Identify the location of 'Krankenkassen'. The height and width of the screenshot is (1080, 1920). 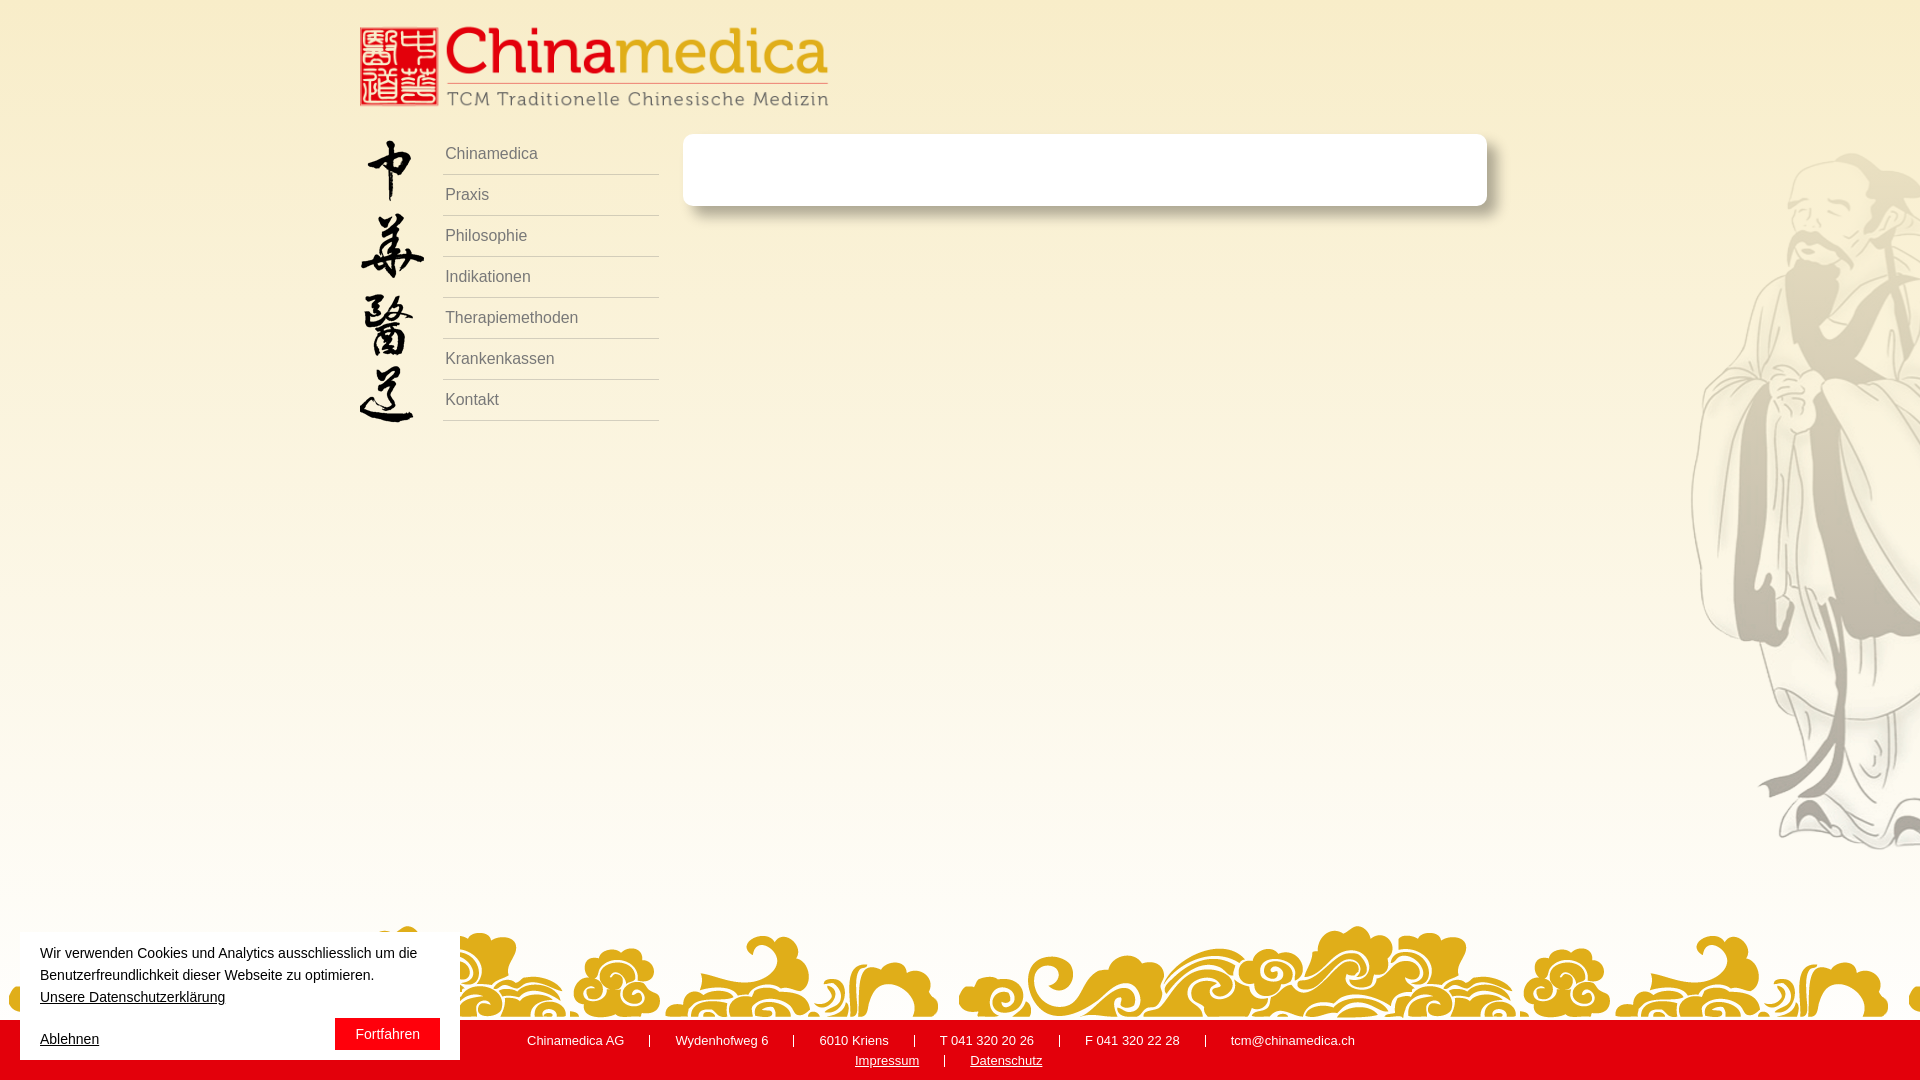
(551, 358).